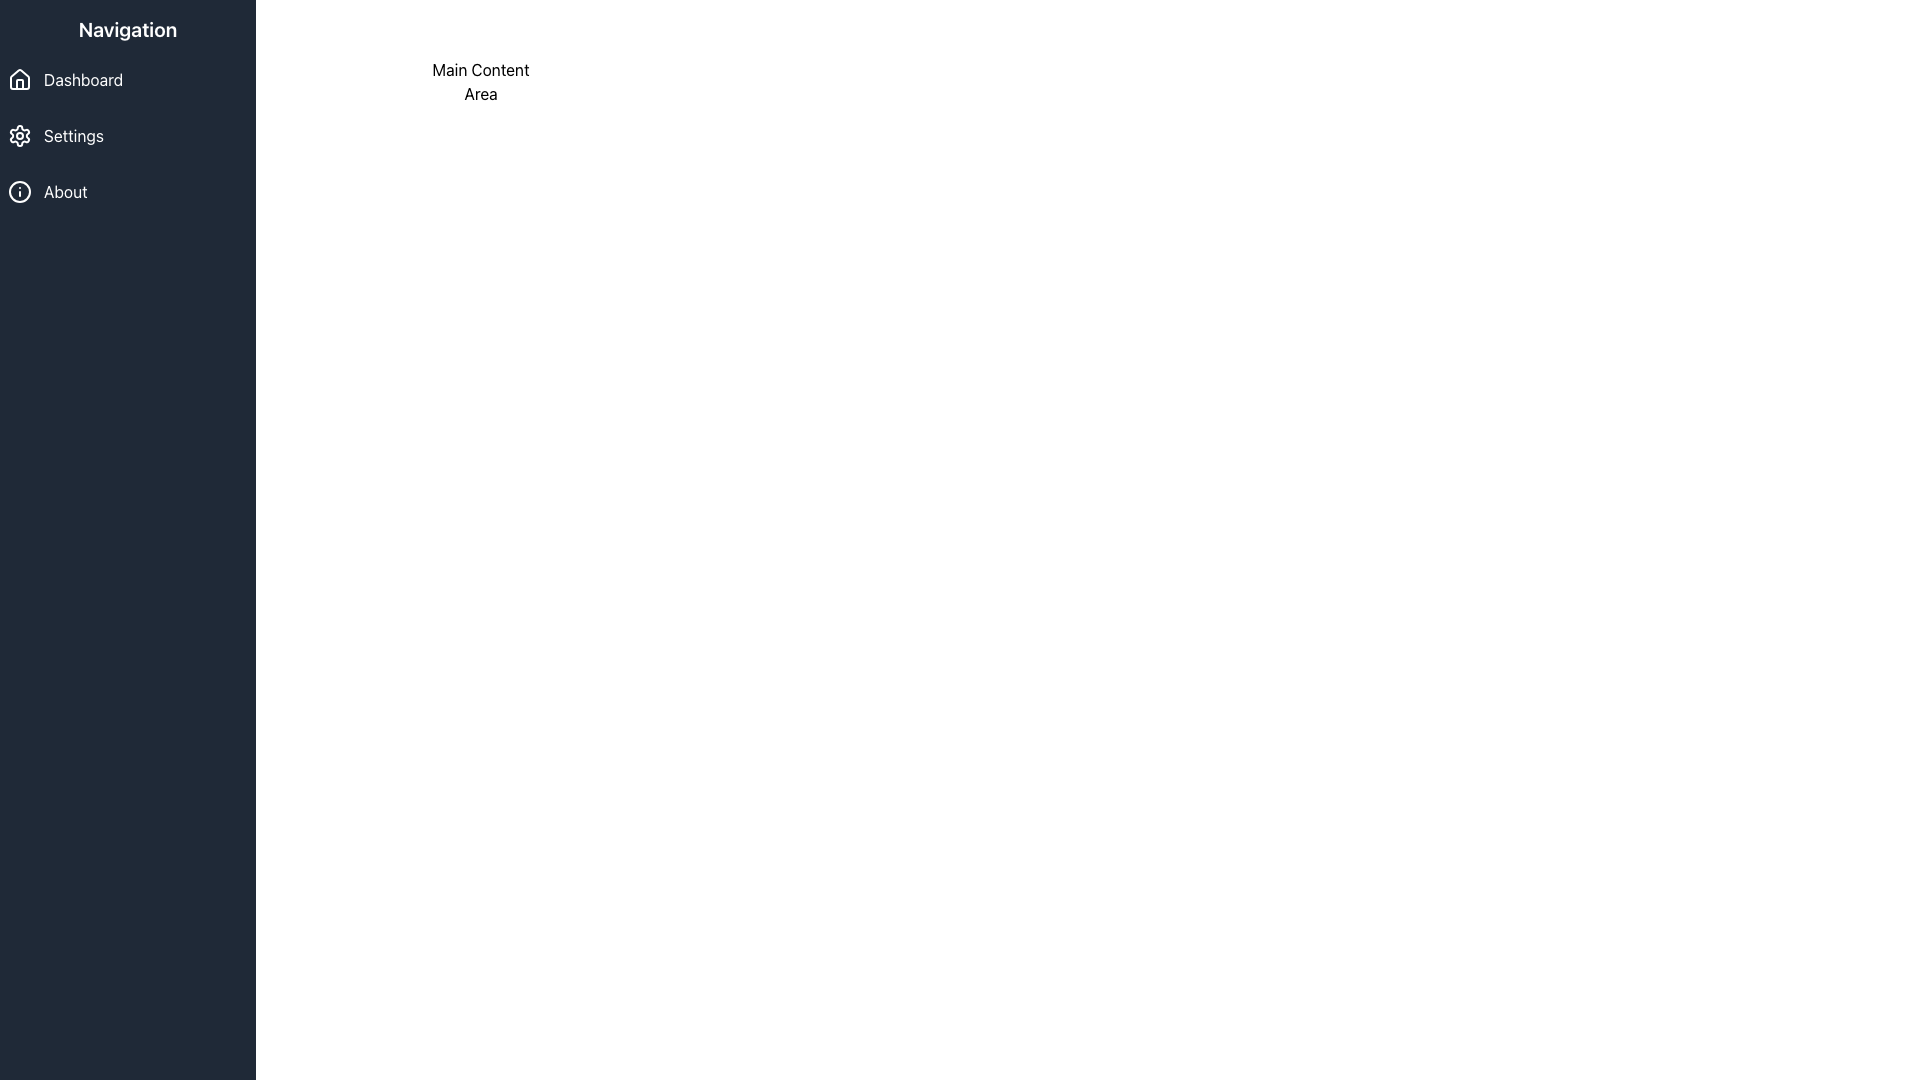  I want to click on the 'About' text label element in the navigation menu, so click(65, 192).